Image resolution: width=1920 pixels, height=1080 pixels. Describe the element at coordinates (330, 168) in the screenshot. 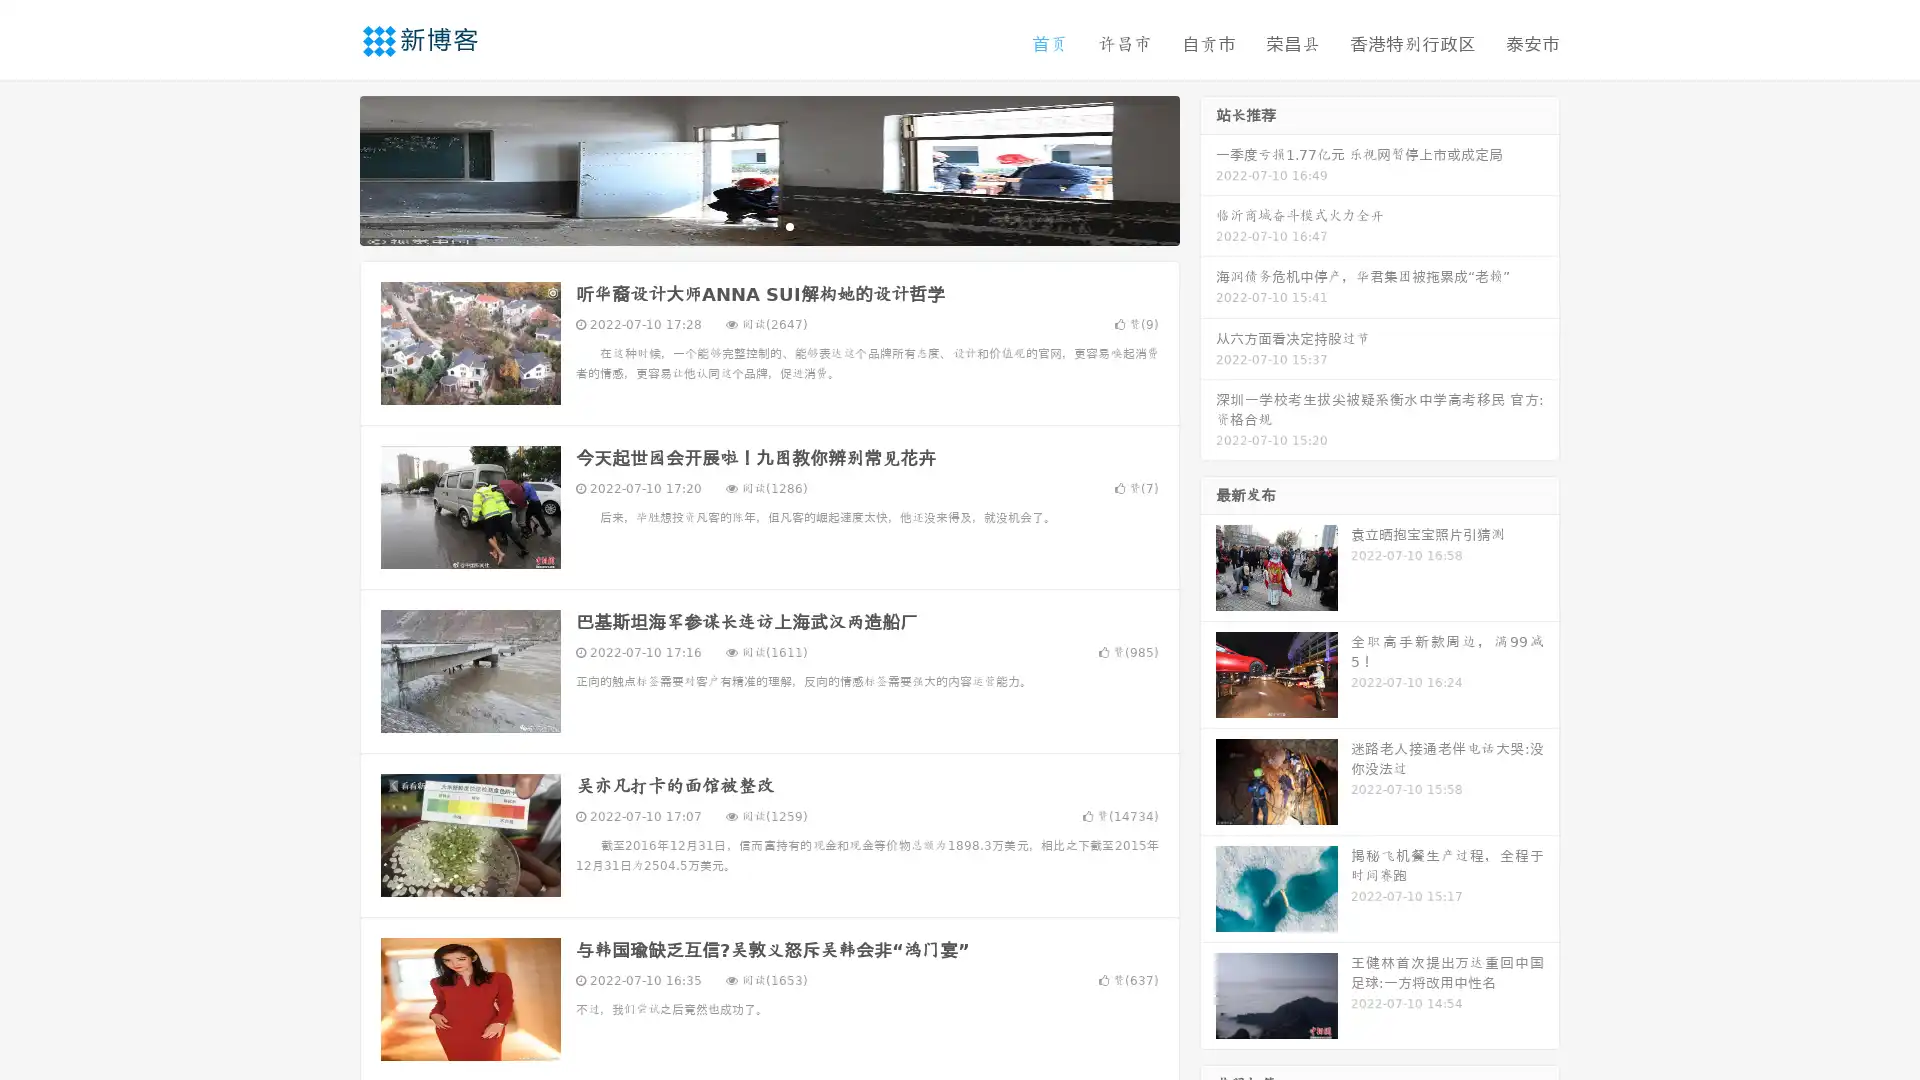

I see `Previous slide` at that location.